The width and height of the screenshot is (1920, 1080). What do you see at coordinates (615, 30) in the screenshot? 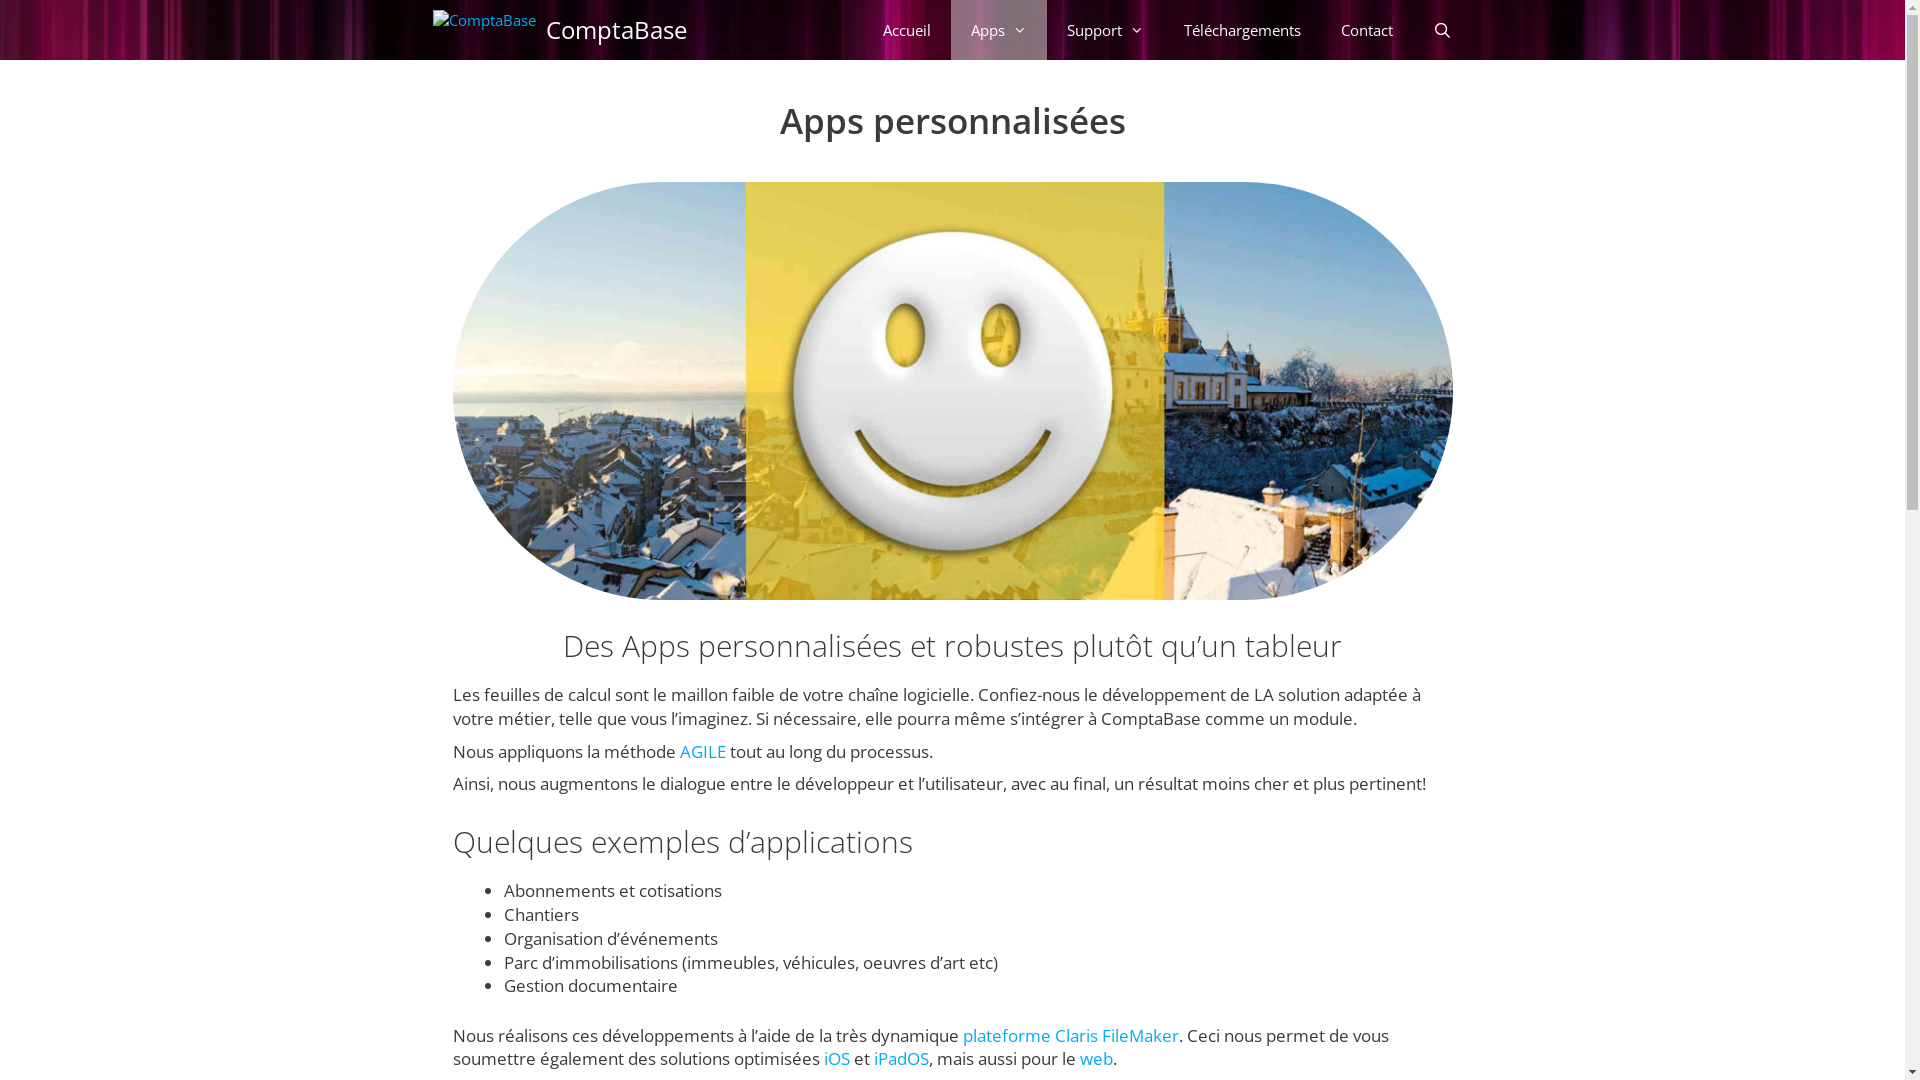
I see `'ComptaBase'` at bounding box center [615, 30].